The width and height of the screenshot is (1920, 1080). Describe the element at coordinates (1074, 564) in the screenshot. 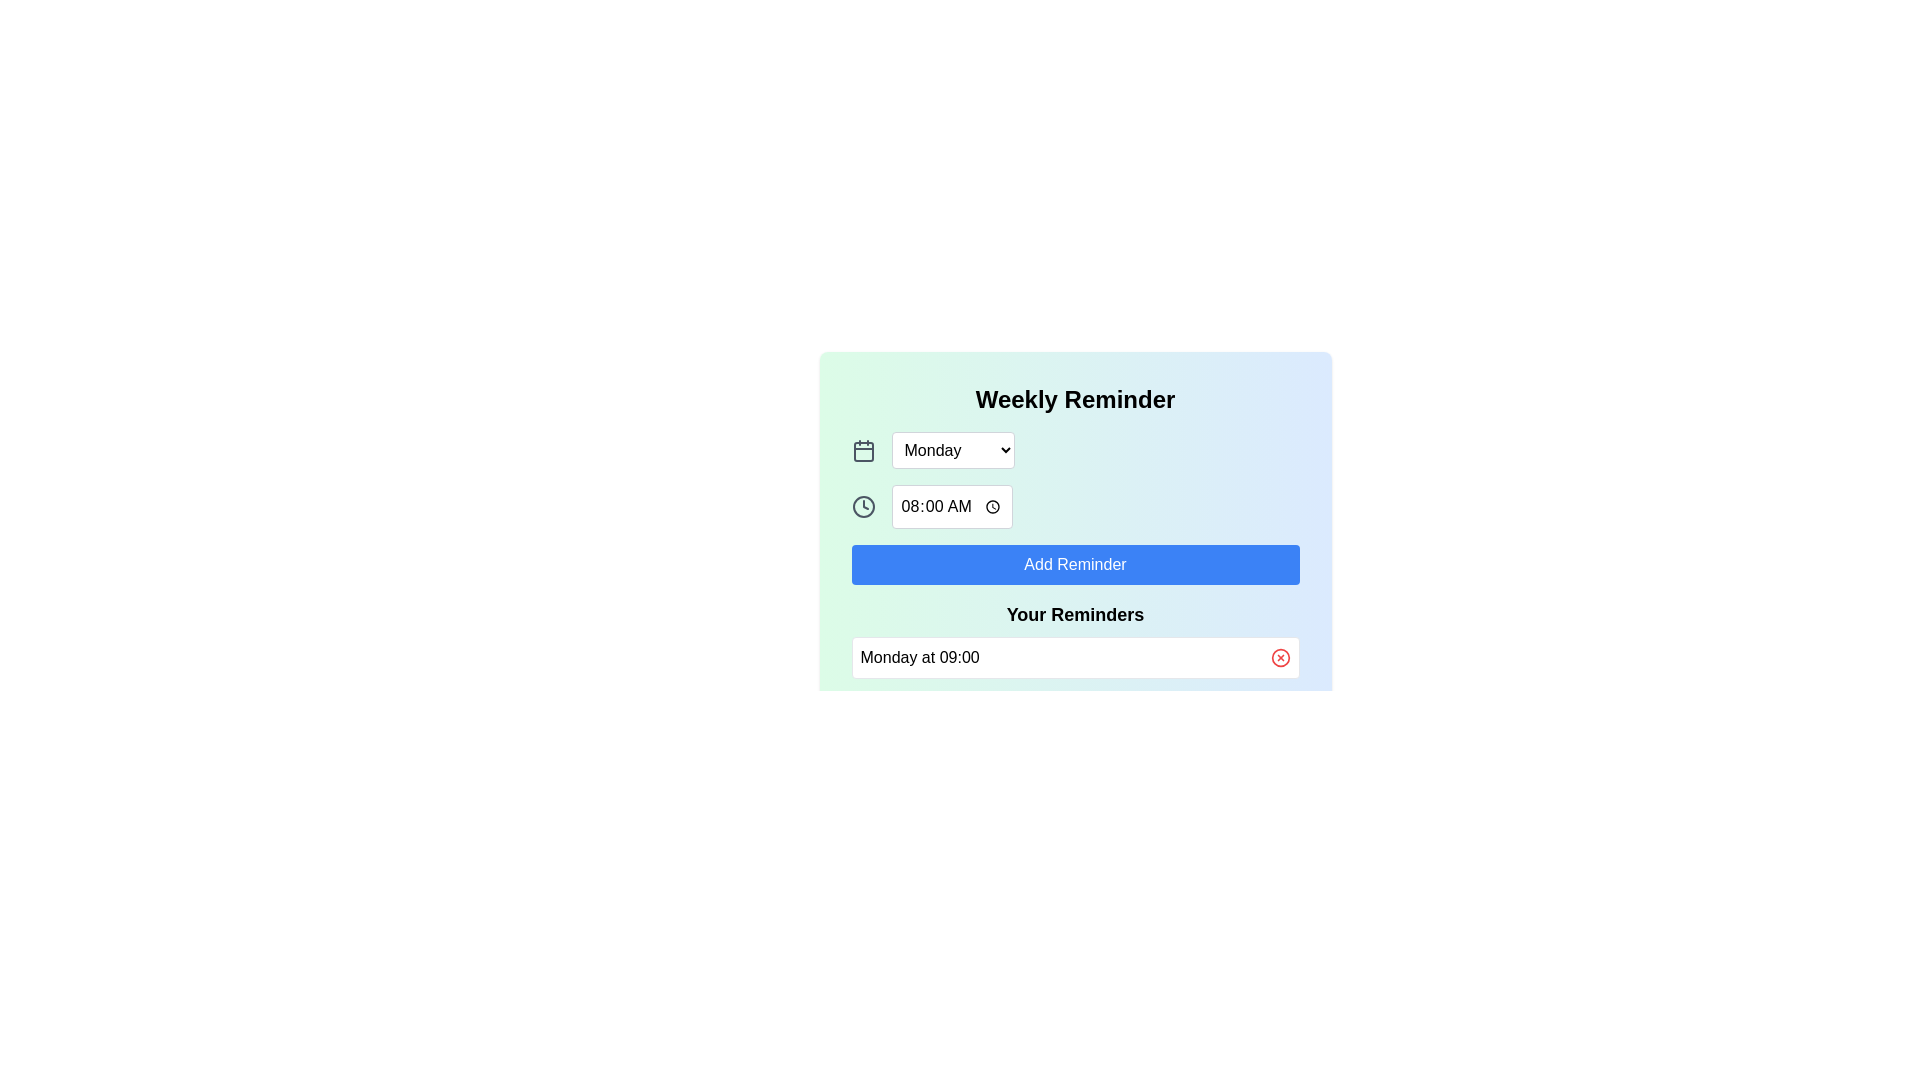

I see `the button that allows users to add a new reminder, located below the time input field labeled '08:00 AM' and above the section titled 'Your Reminders'` at that location.